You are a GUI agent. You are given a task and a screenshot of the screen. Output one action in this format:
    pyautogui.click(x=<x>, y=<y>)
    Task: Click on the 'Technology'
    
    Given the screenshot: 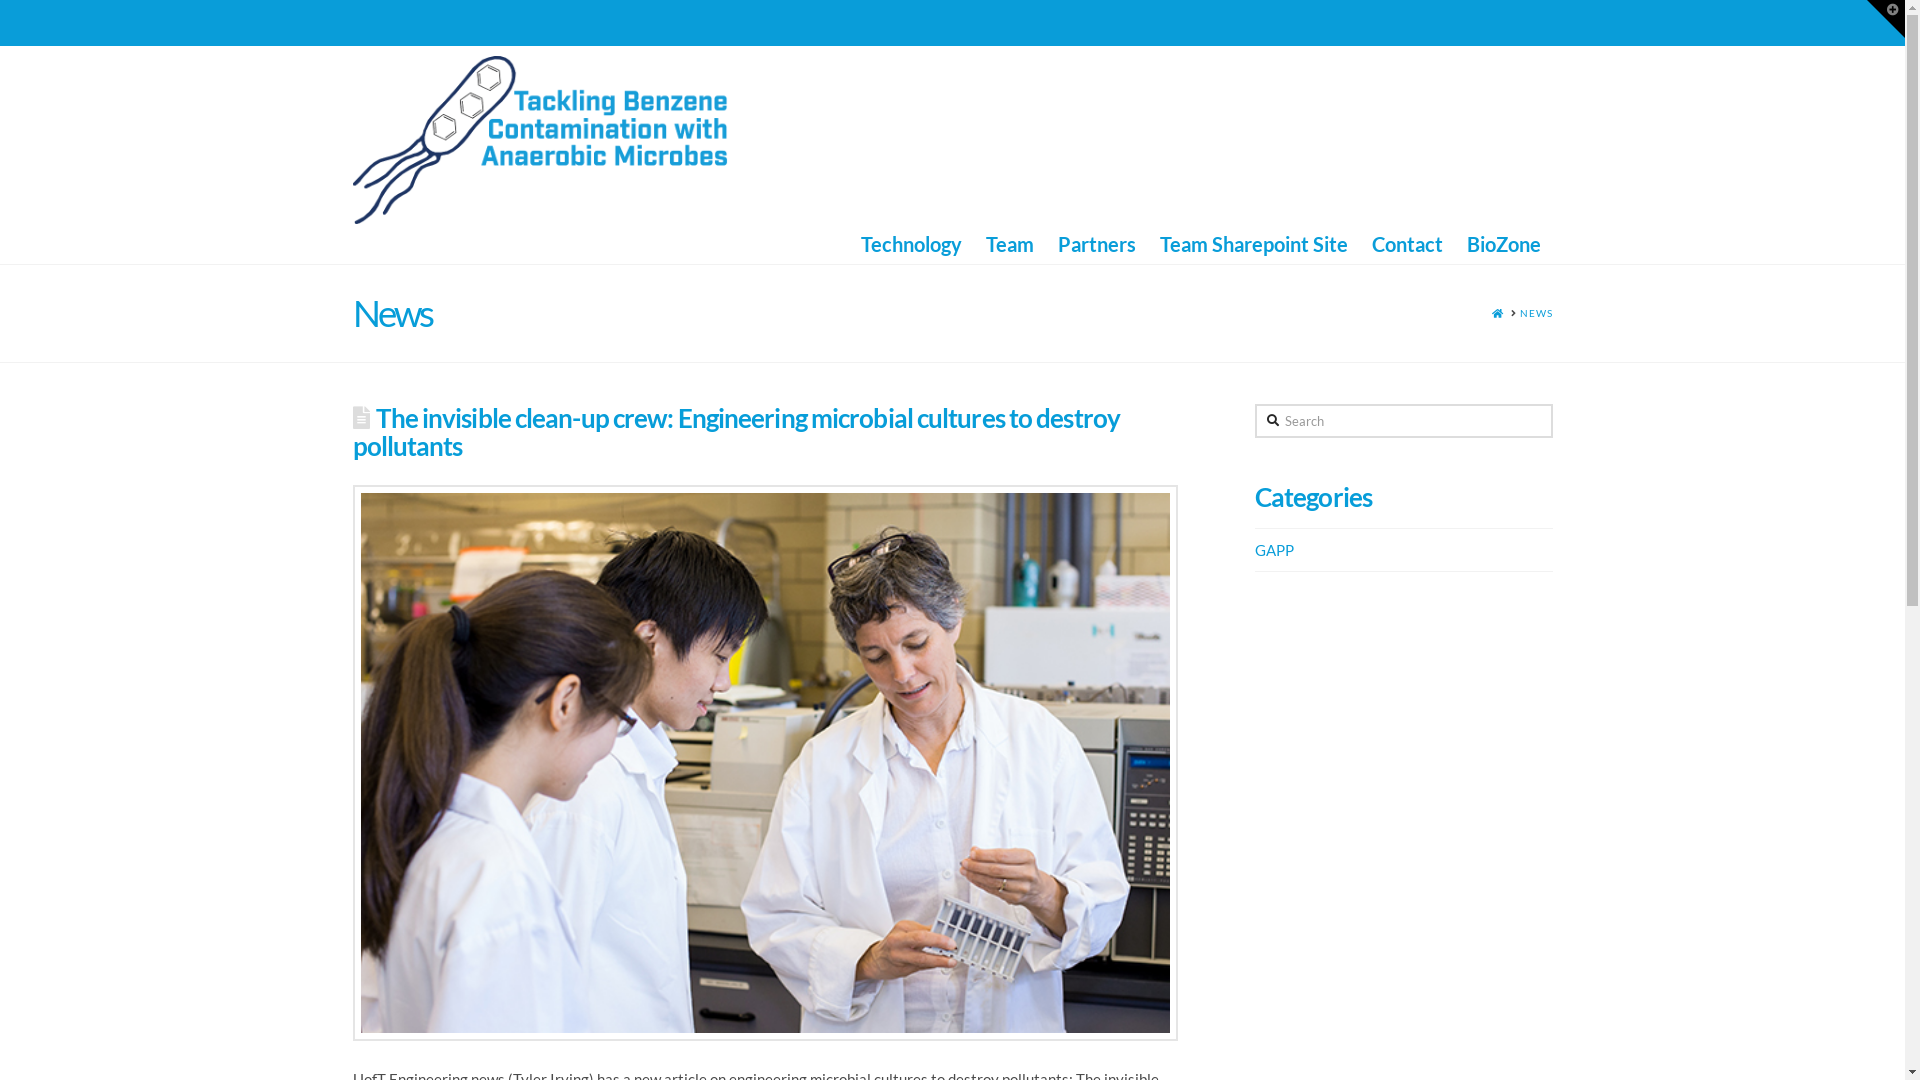 What is the action you would take?
    pyautogui.click(x=840, y=242)
    